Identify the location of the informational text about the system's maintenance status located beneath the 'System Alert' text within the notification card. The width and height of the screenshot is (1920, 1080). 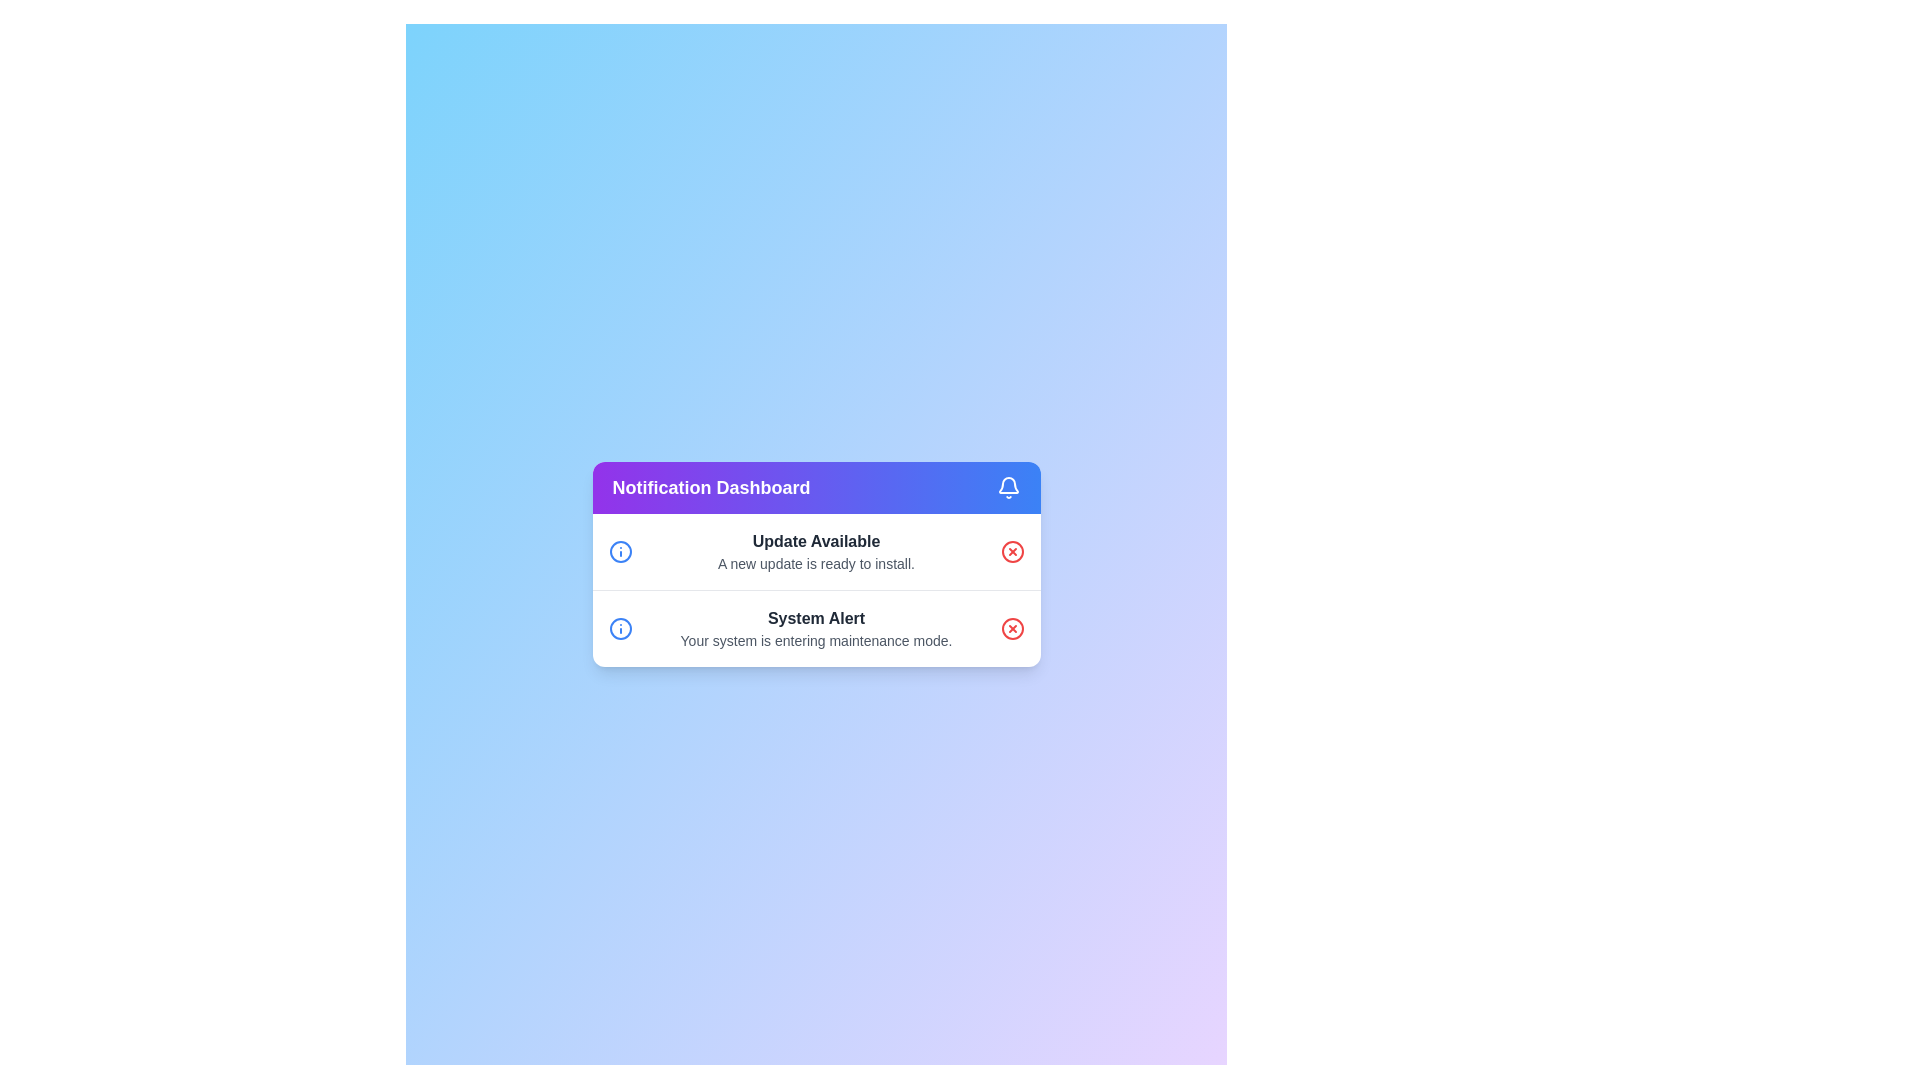
(816, 640).